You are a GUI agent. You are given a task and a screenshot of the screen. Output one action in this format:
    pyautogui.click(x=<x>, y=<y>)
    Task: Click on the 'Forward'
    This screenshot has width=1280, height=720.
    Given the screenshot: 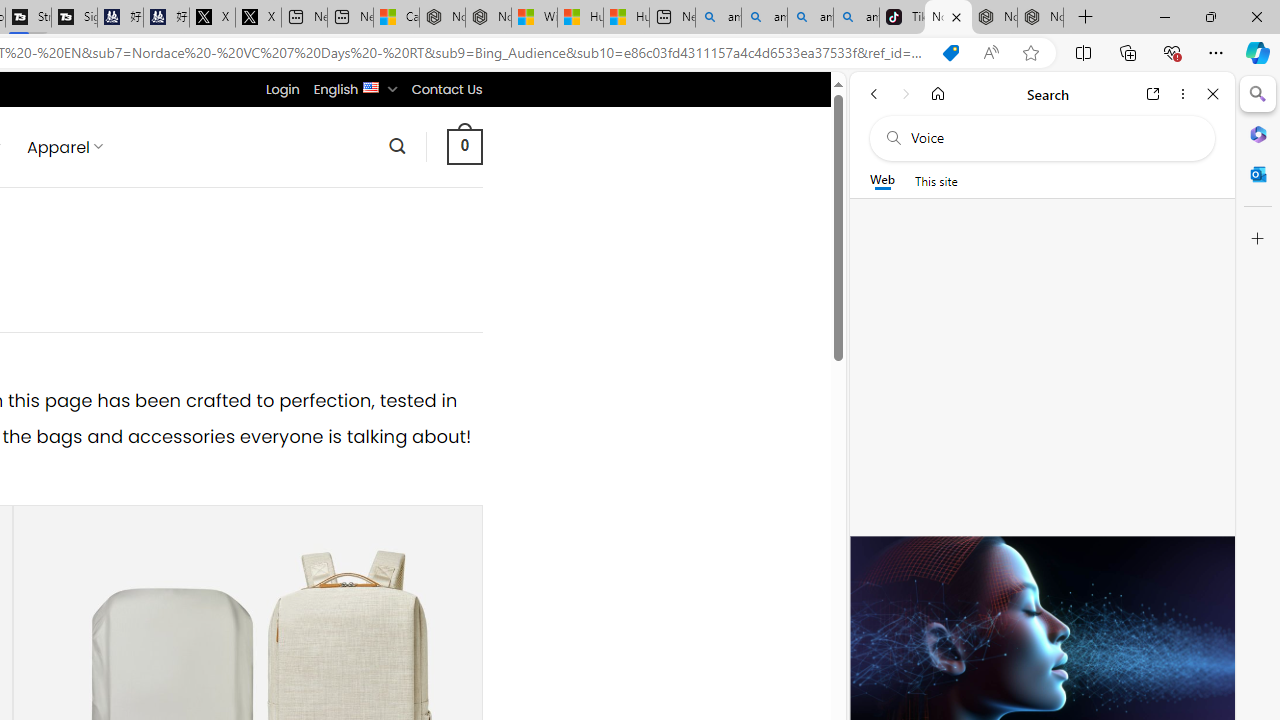 What is the action you would take?
    pyautogui.click(x=905, y=93)
    